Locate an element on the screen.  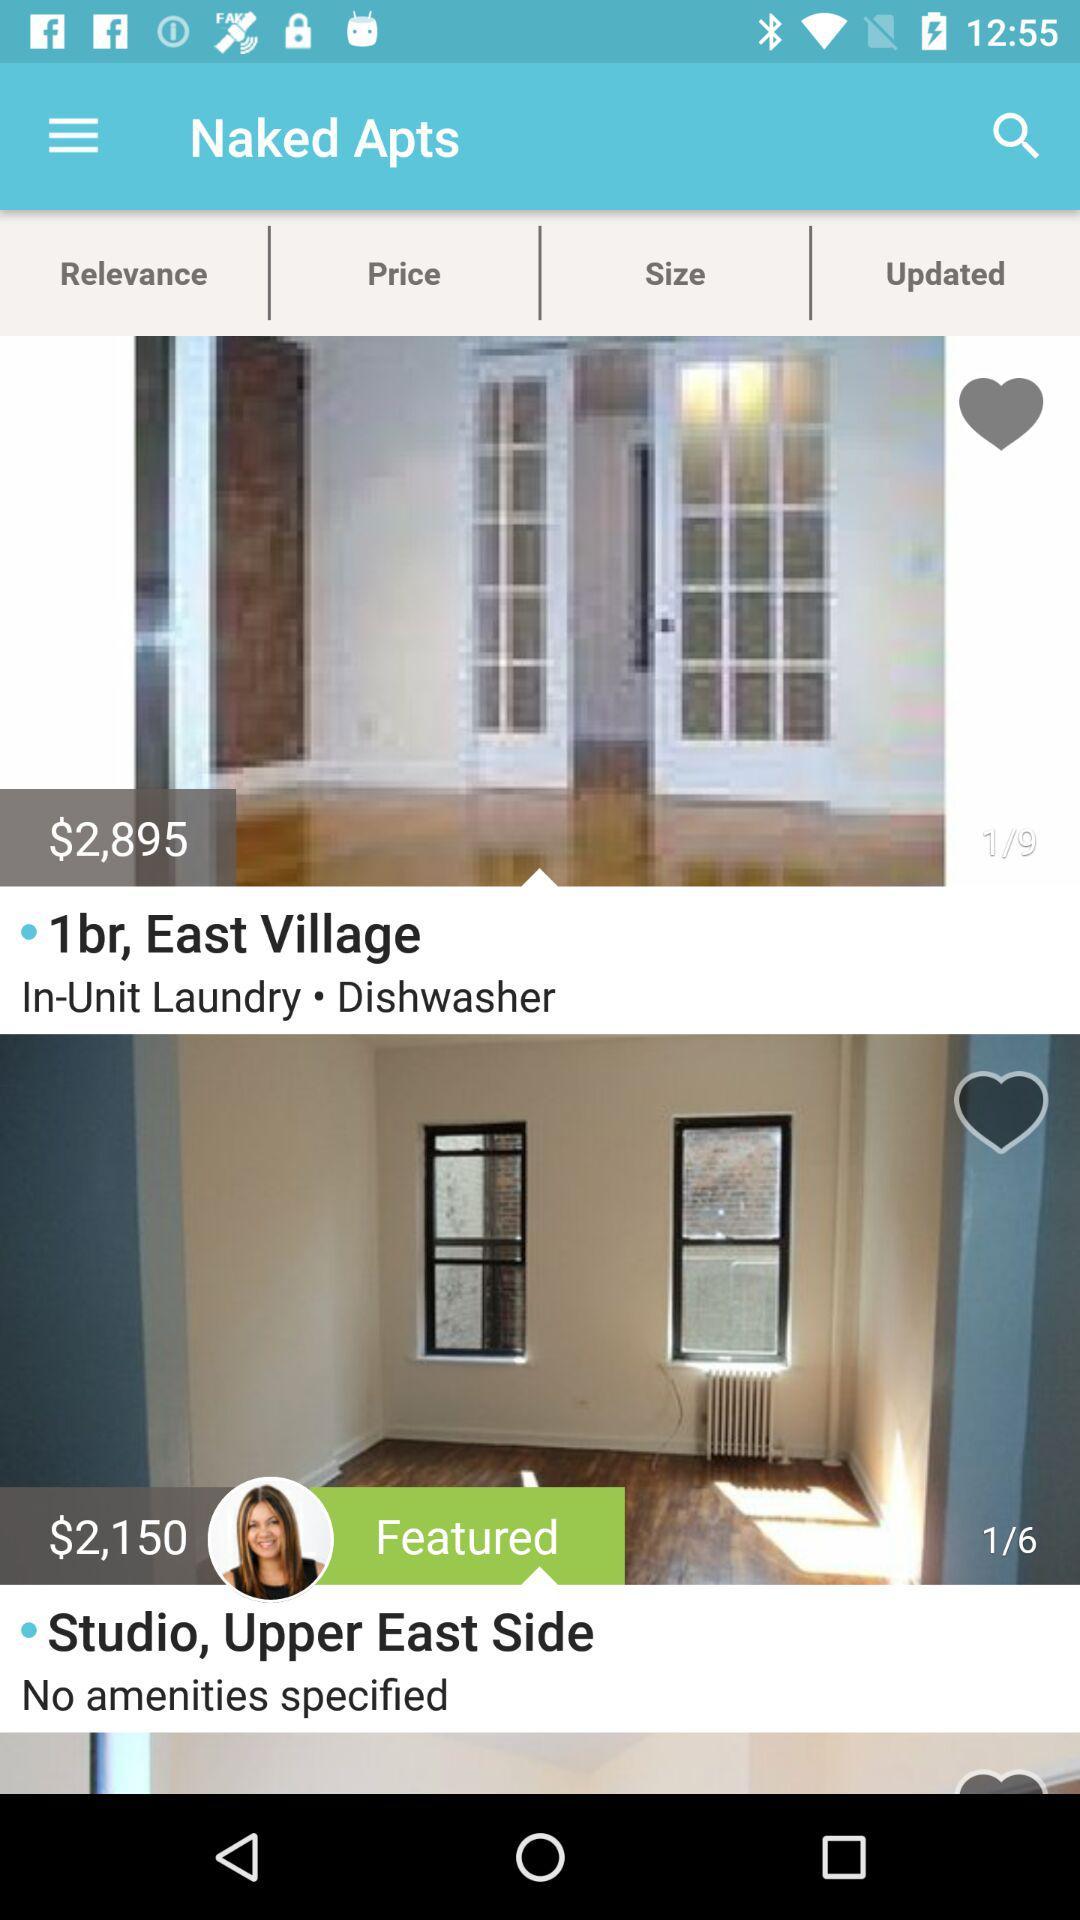
the updated is located at coordinates (945, 272).